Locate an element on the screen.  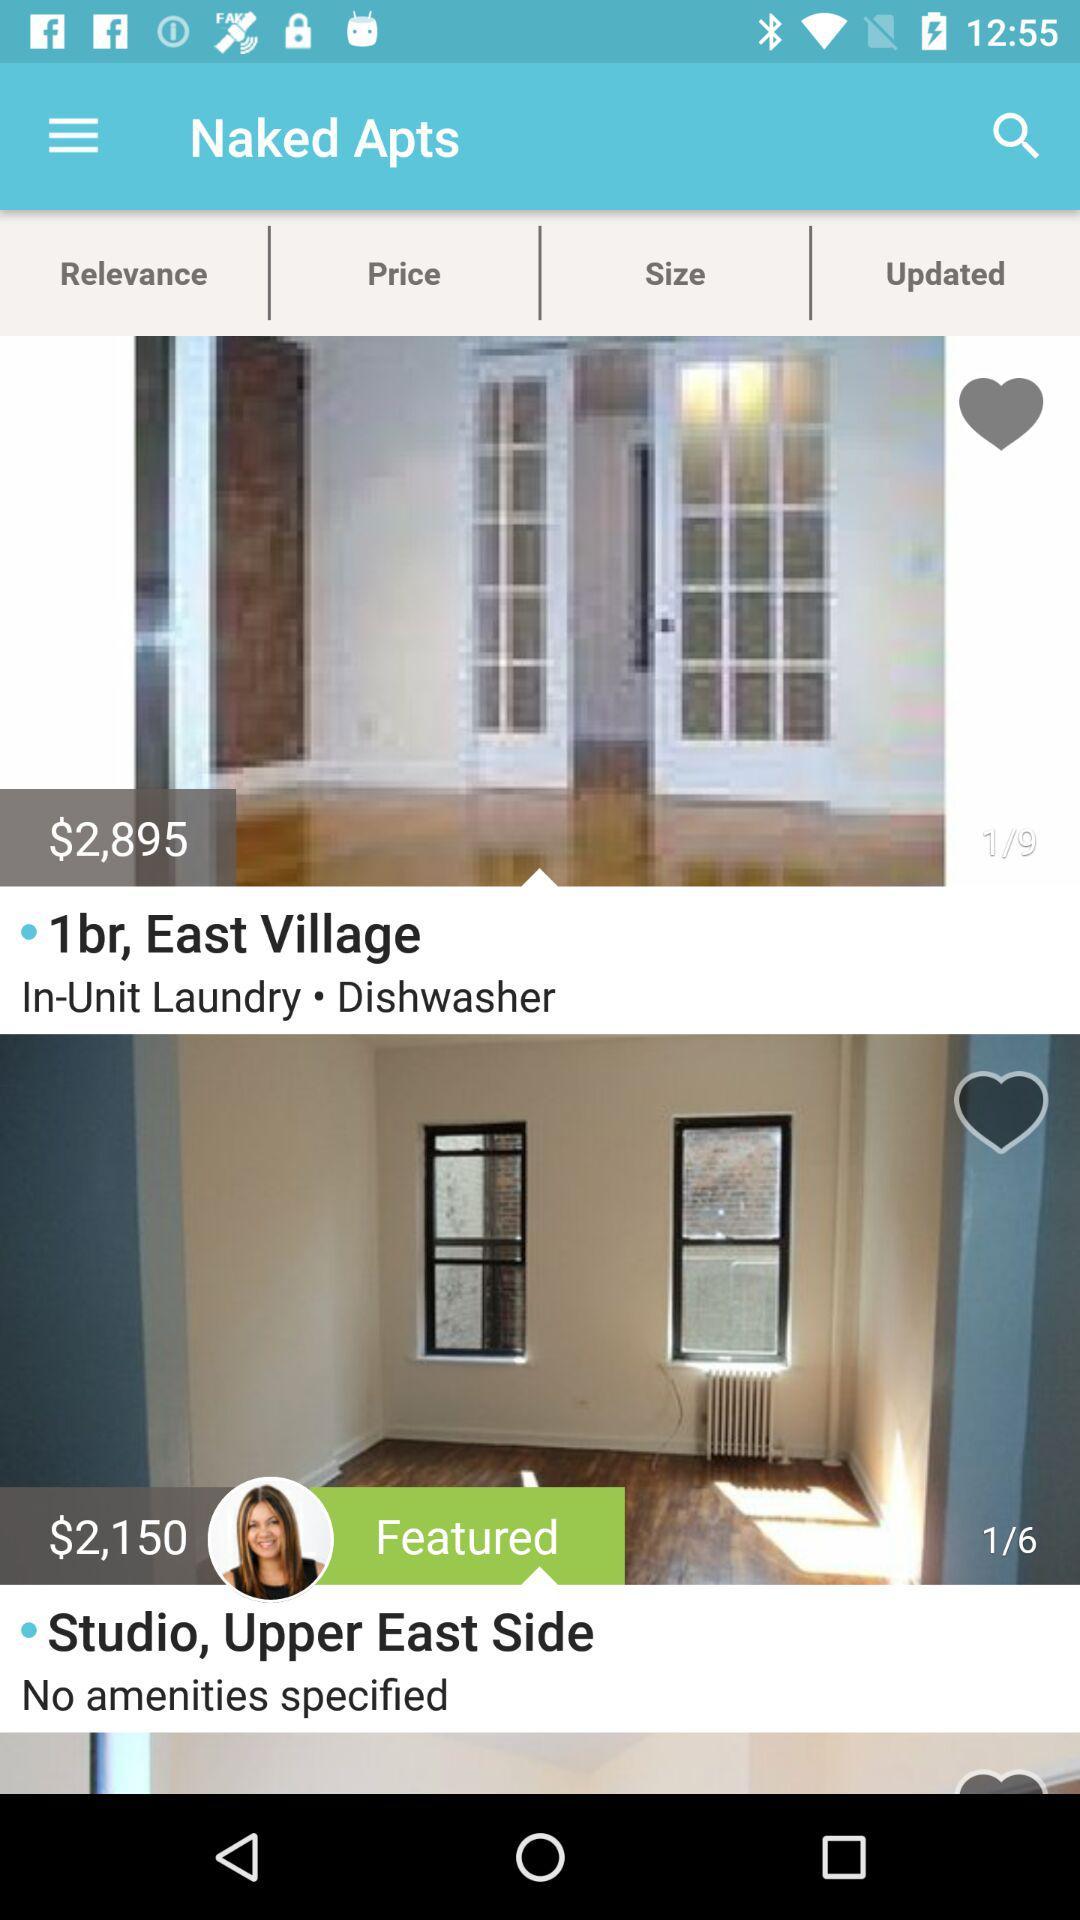
the updated is located at coordinates (945, 272).